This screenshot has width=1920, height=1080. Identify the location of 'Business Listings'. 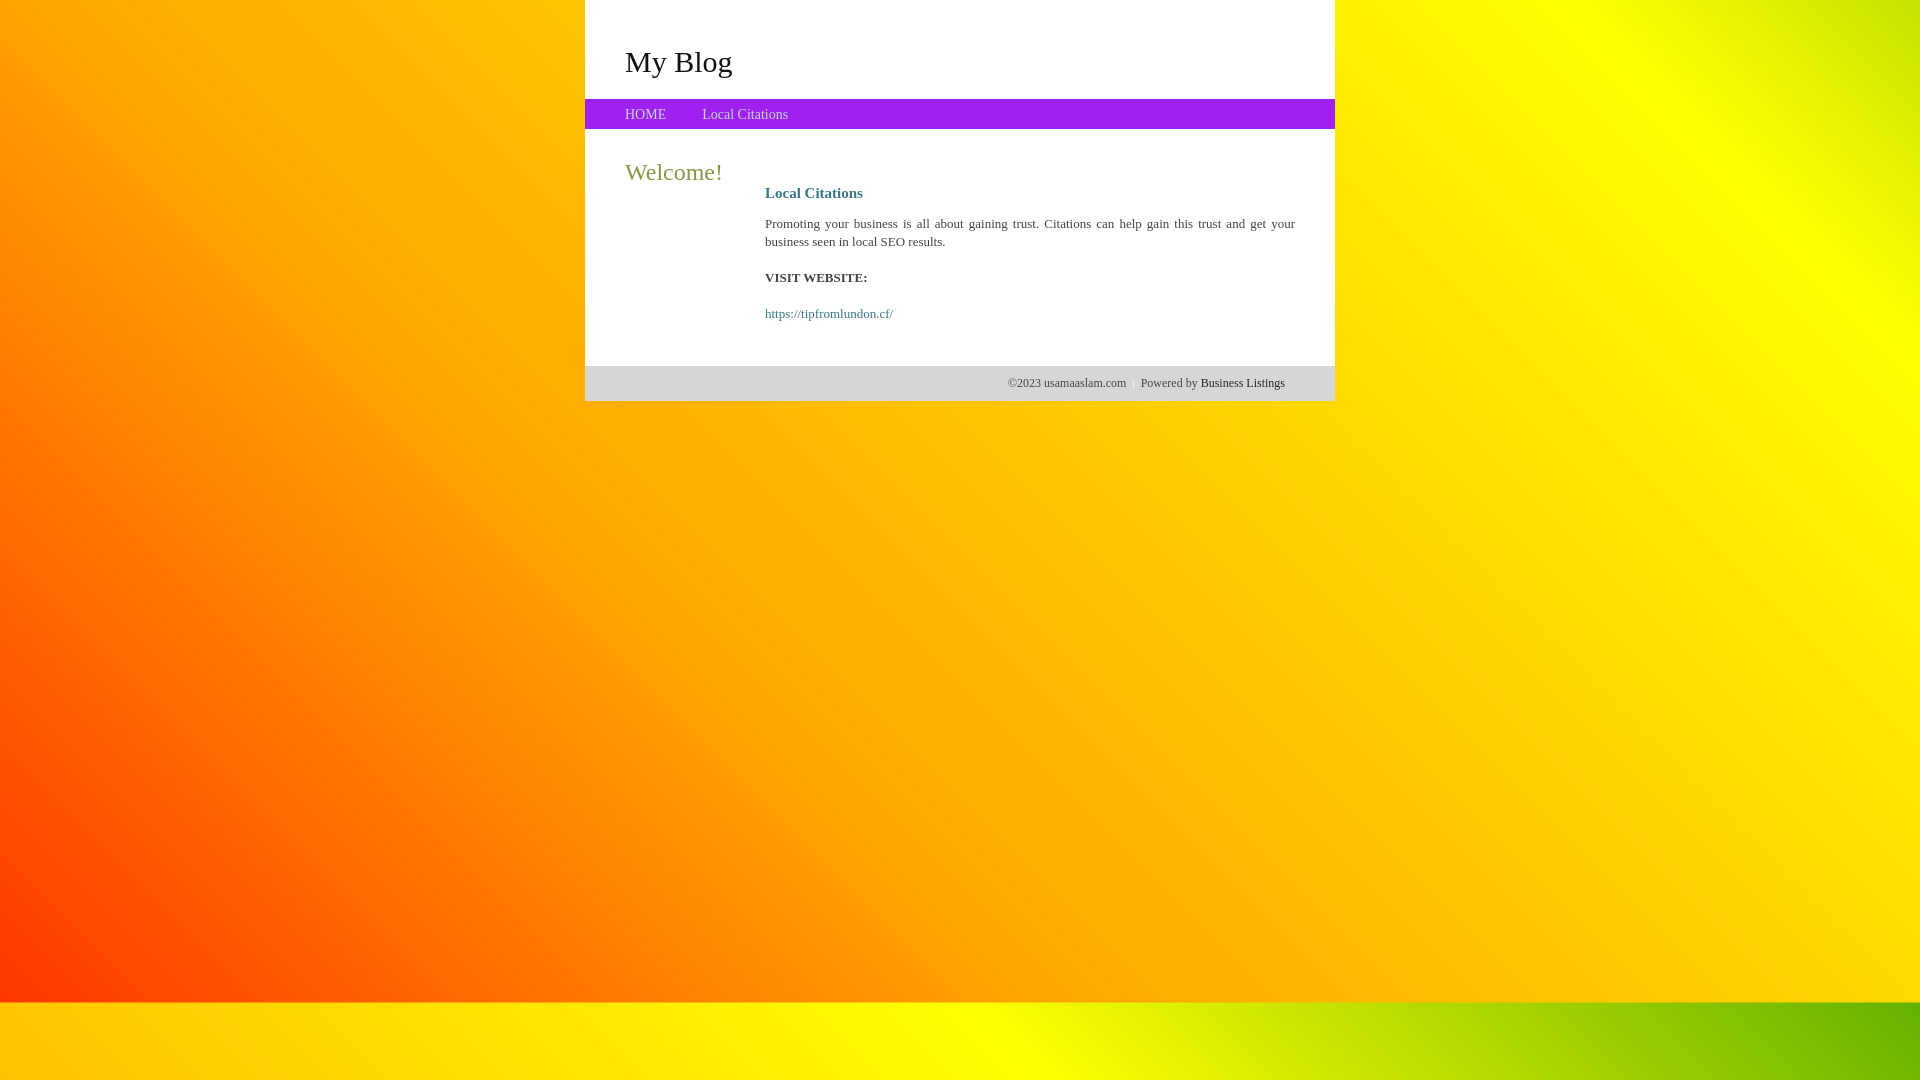
(1242, 382).